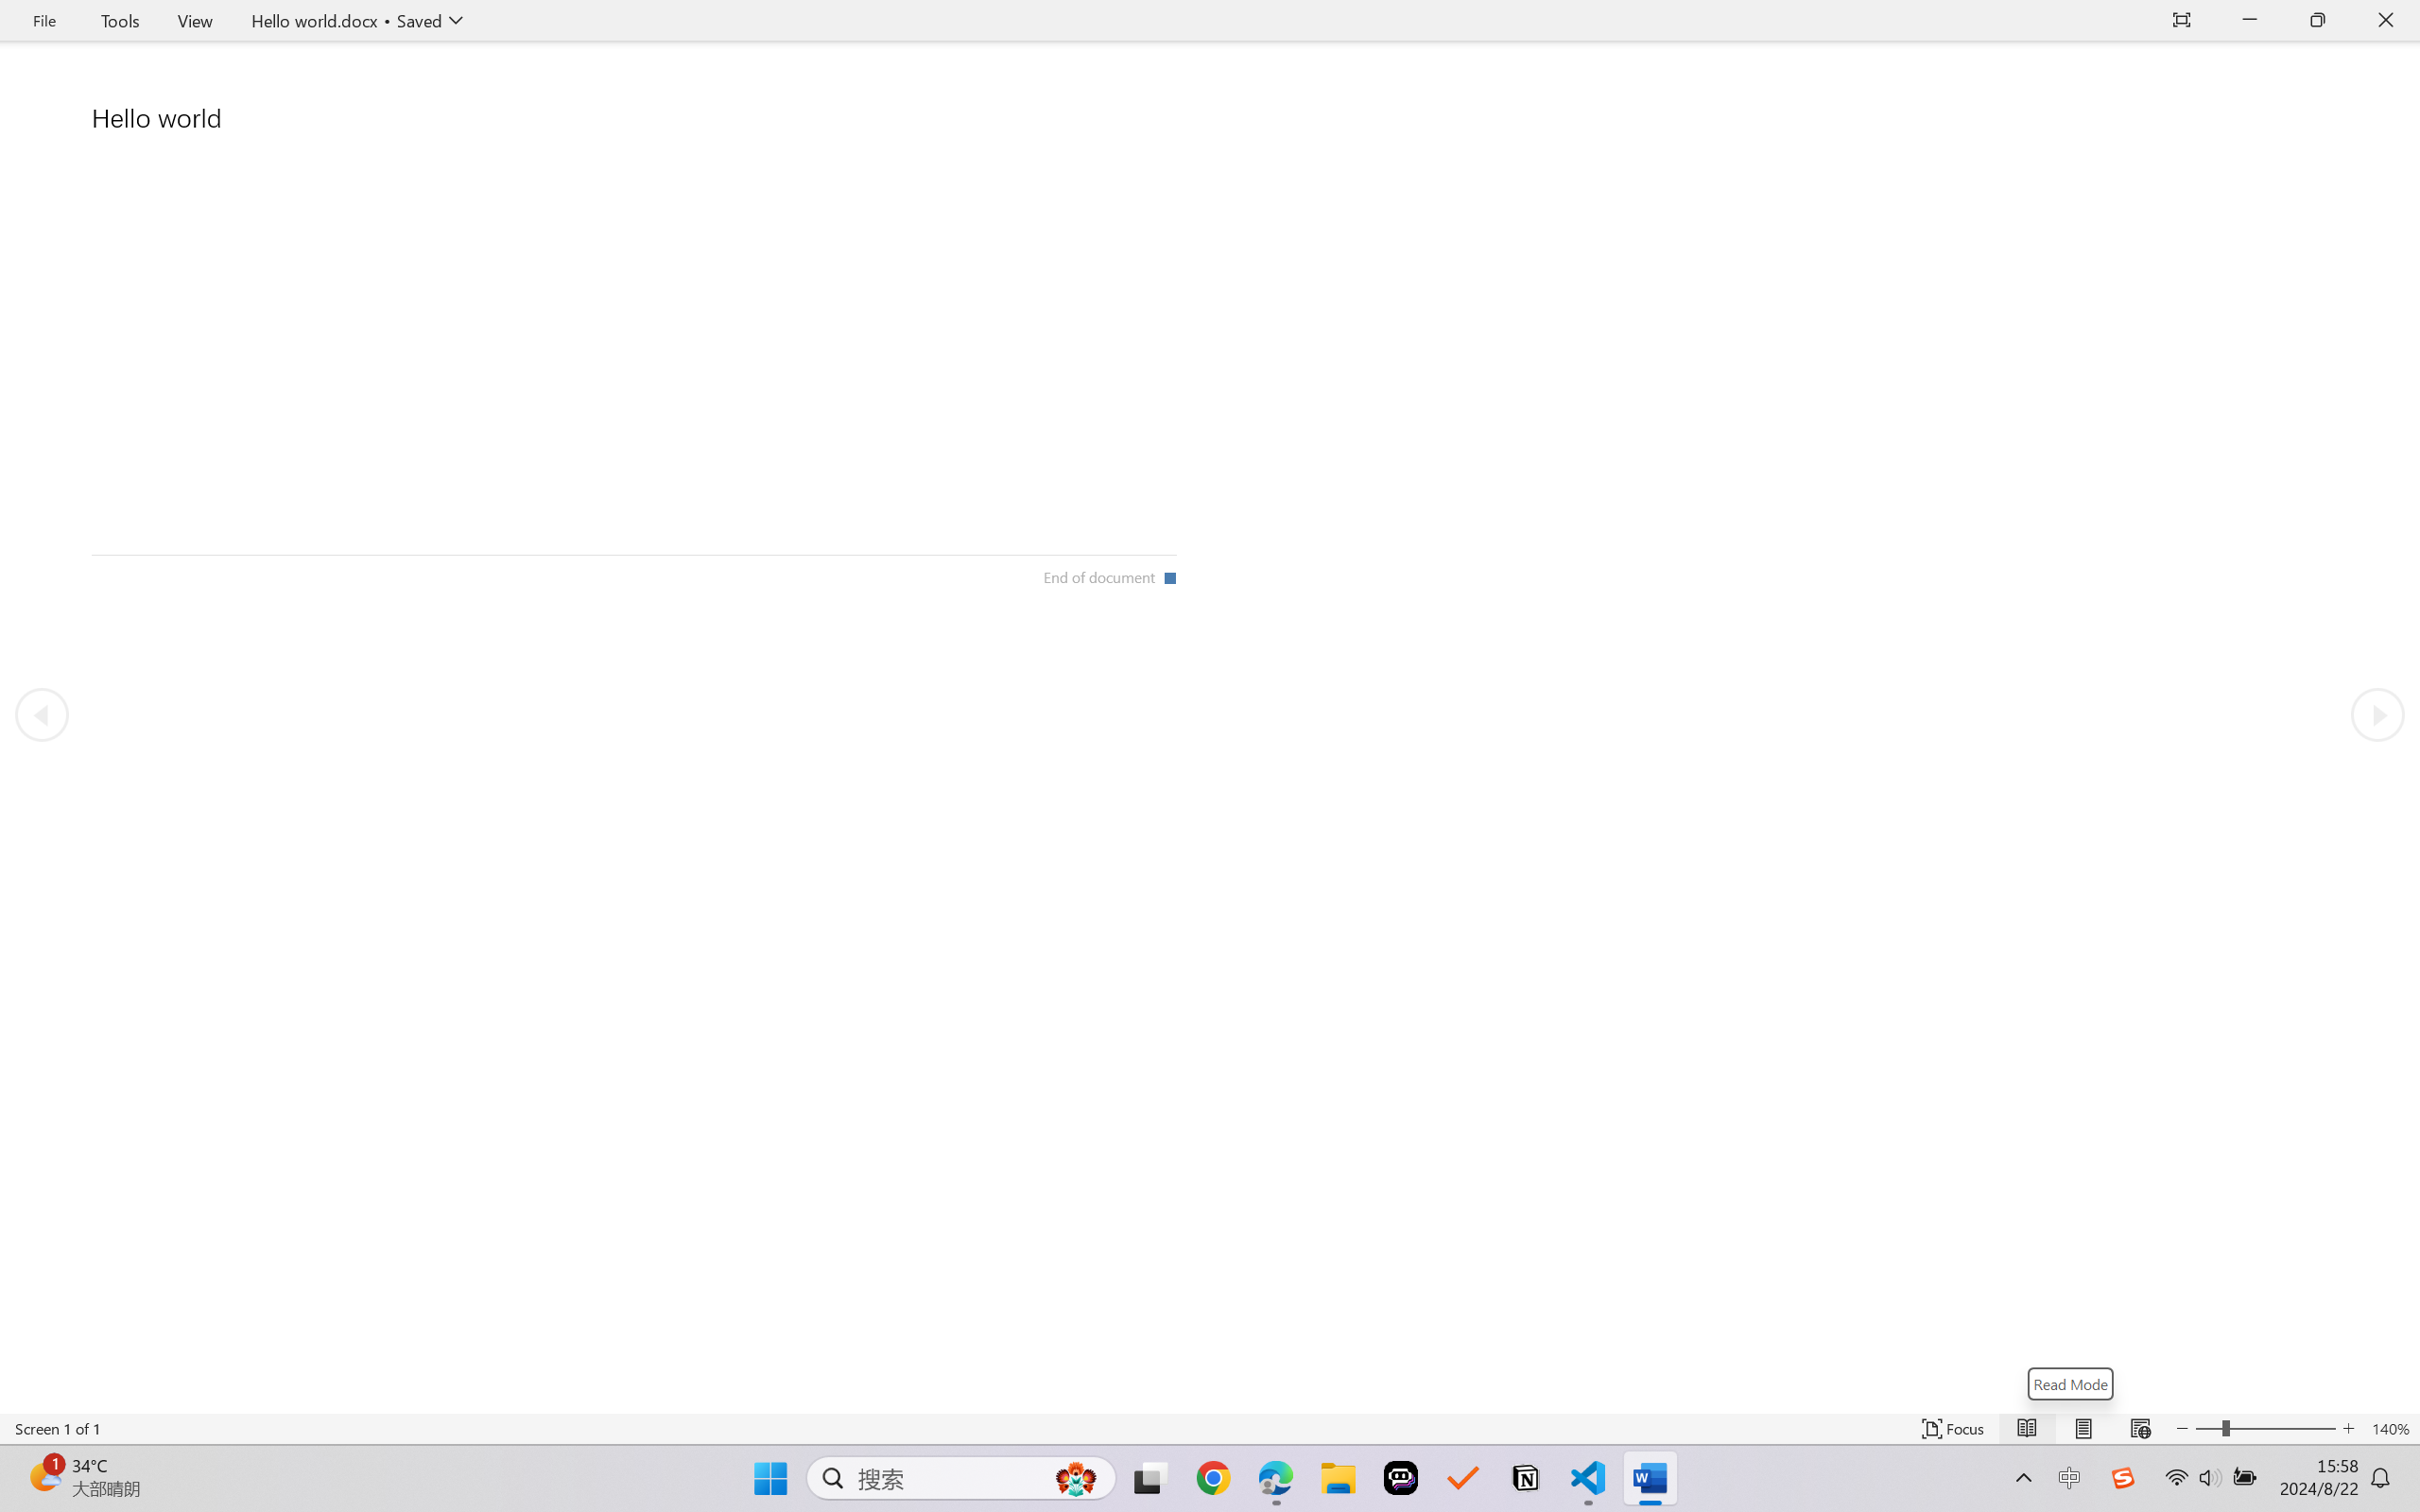 The width and height of the screenshot is (2420, 1512). I want to click on 'File Tab', so click(43, 20).